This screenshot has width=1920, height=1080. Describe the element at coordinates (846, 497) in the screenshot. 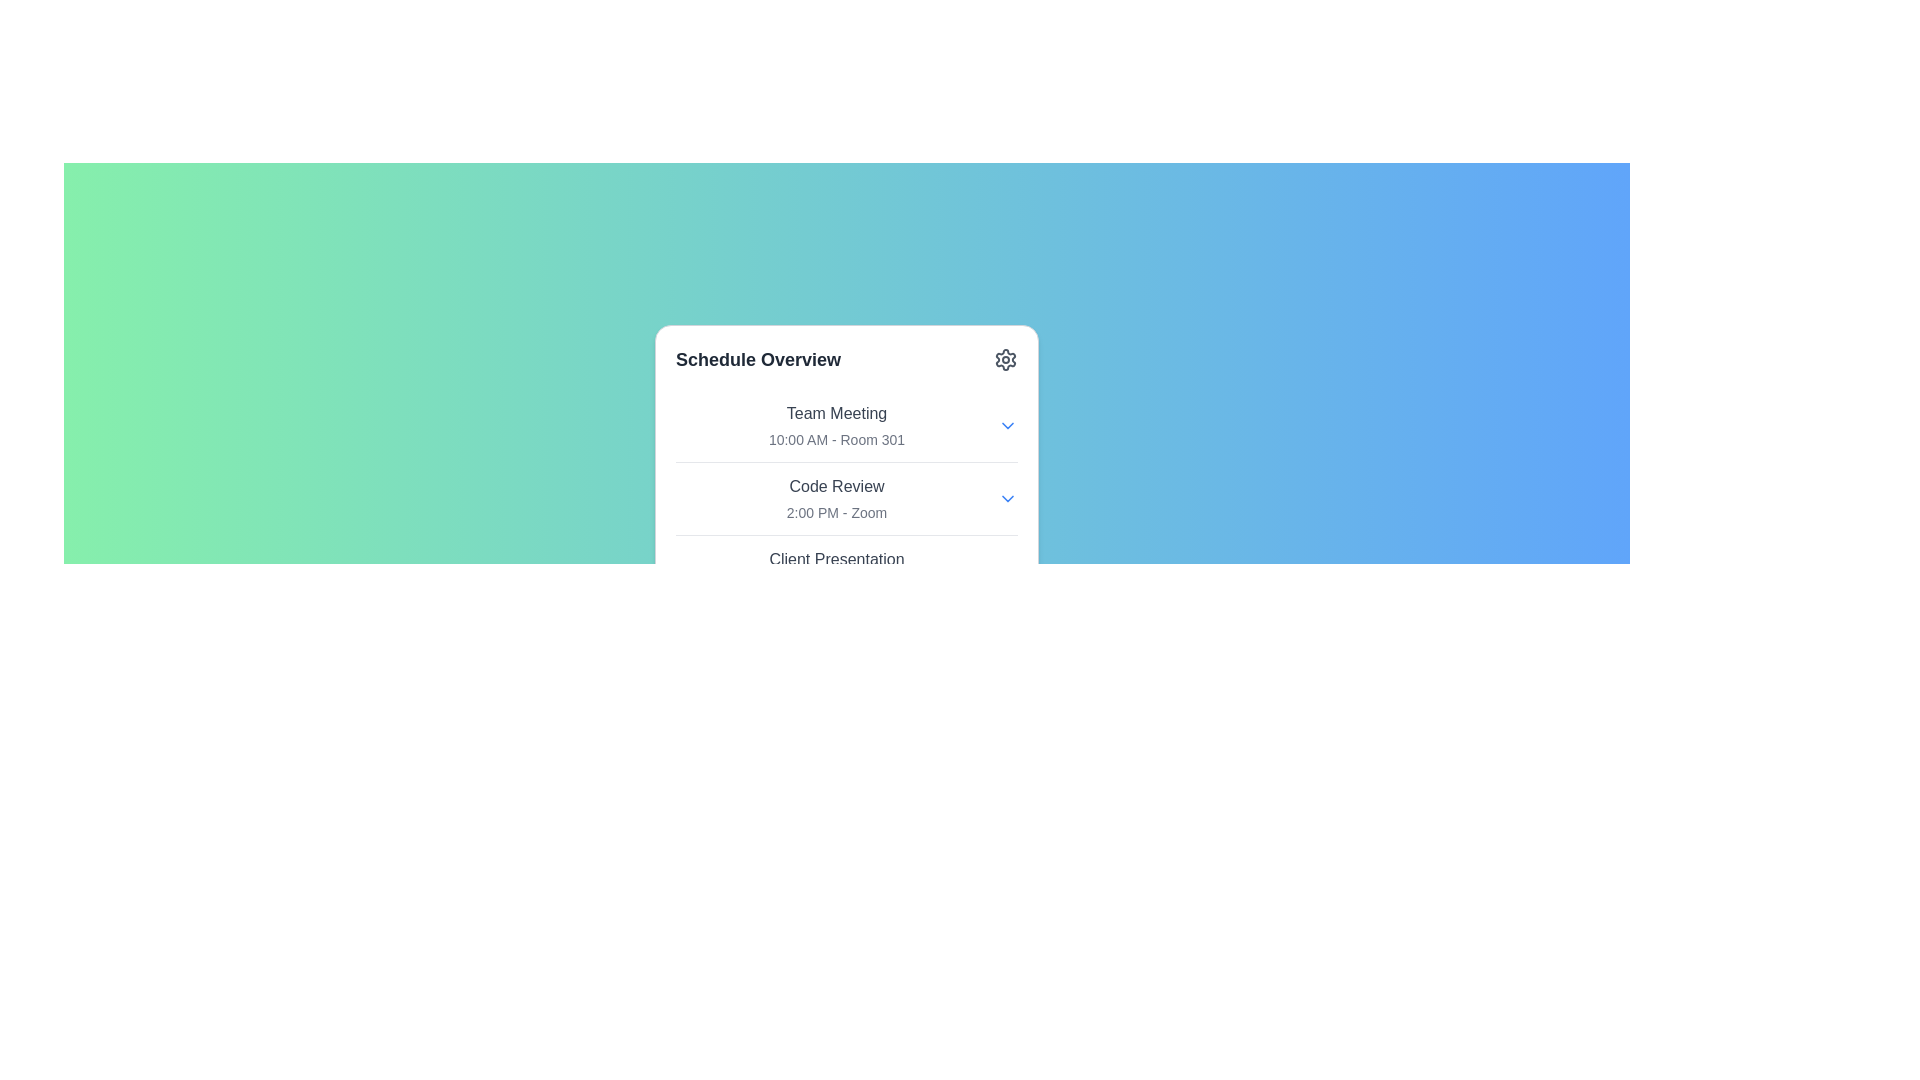

I see `the 'Code Review' information block that displays '2:00 PM - Zoom', which is the second item in the schedule overview box` at that location.